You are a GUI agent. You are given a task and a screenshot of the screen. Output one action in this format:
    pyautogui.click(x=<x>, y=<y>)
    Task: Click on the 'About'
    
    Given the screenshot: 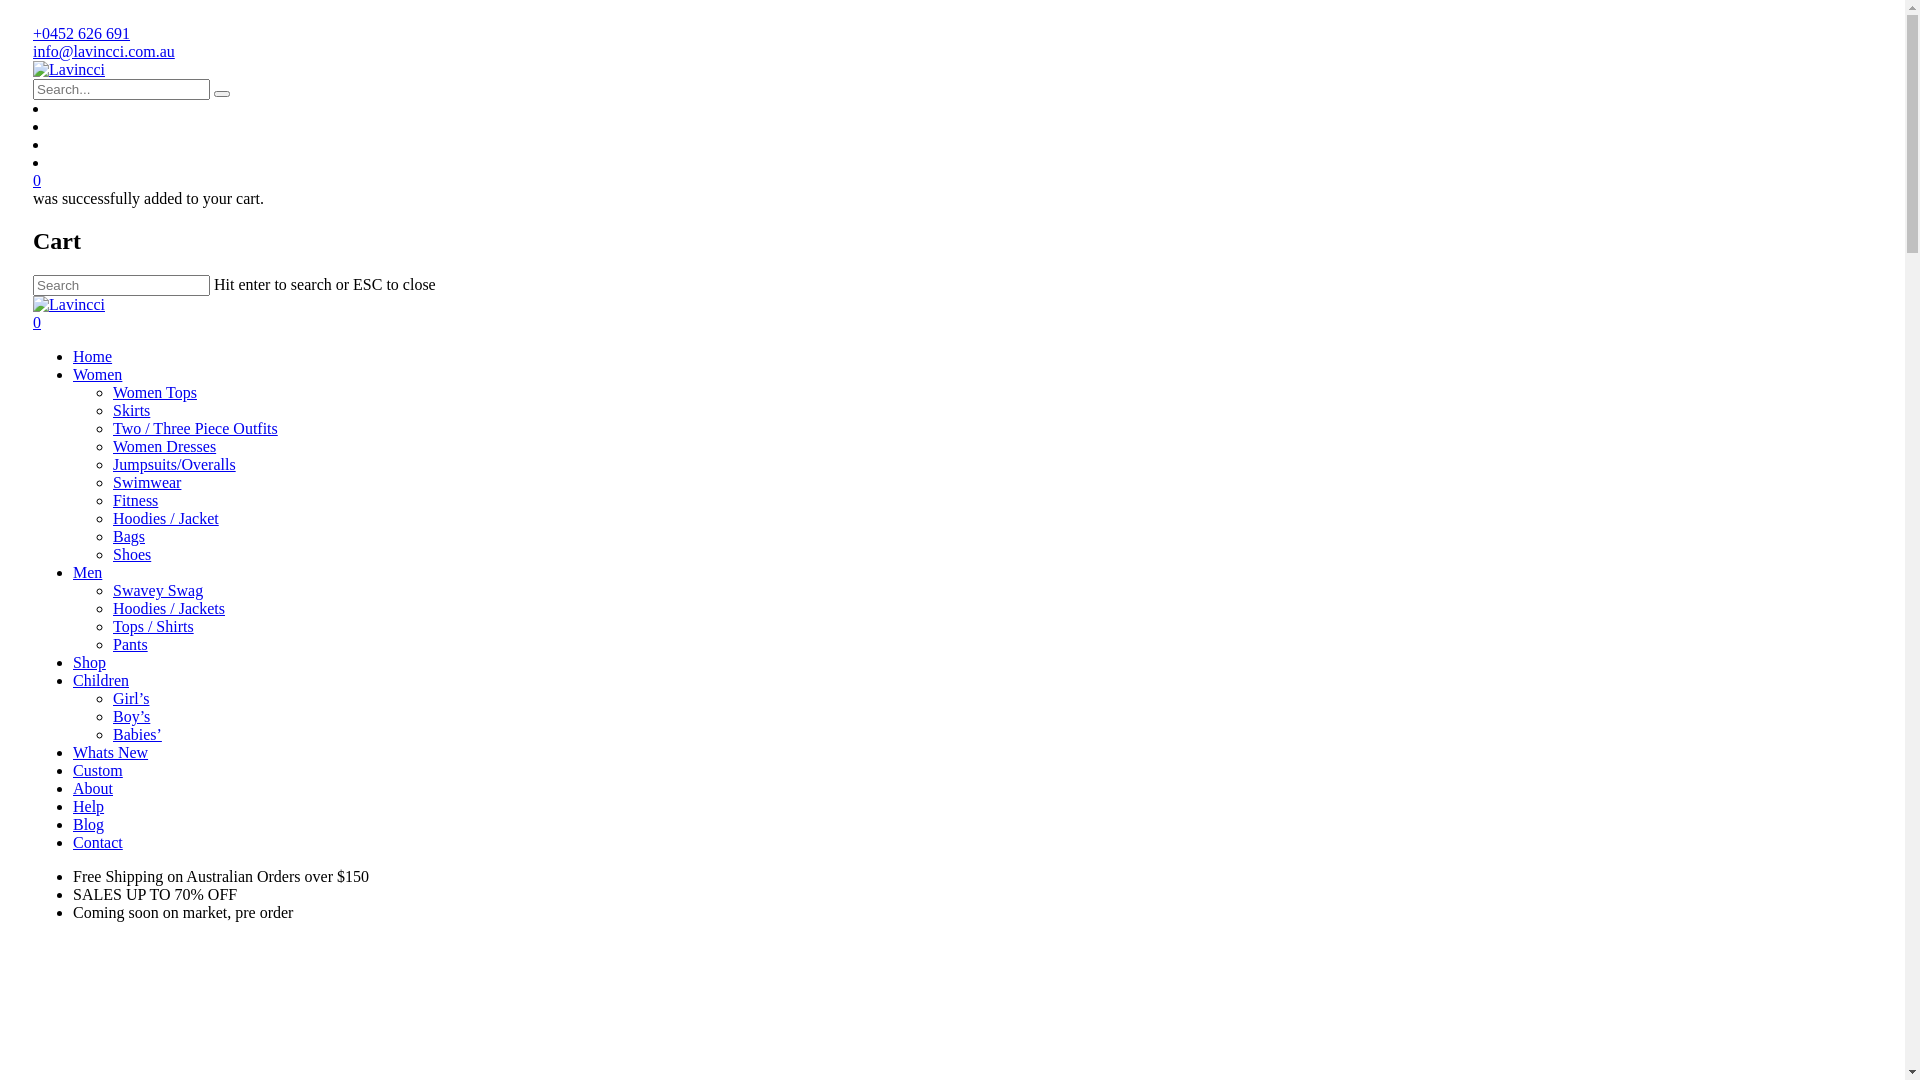 What is the action you would take?
    pyautogui.click(x=91, y=787)
    